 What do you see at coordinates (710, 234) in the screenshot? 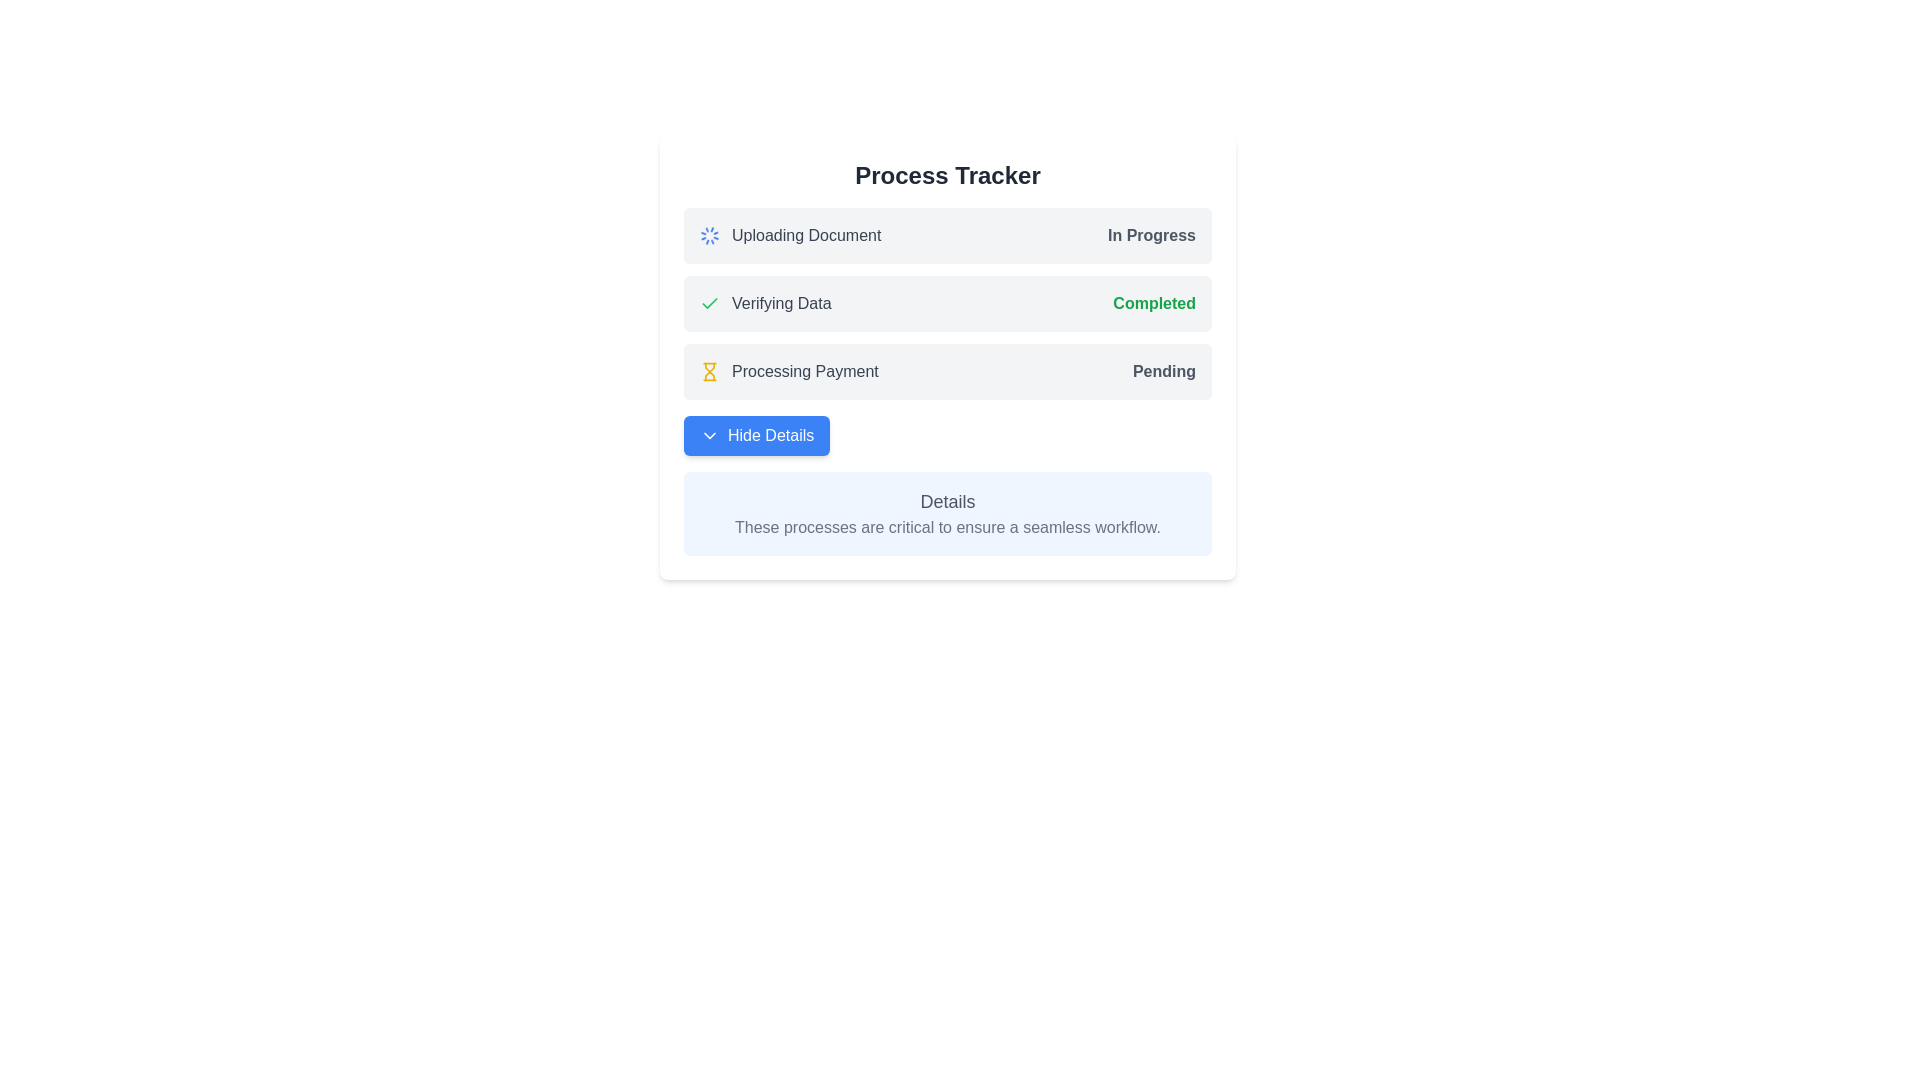
I see `the Circular spinning loader icon indicating that the 'Uploading Document' process is active, located at the leftmost side of the row labeled 'Uploading Document'` at bounding box center [710, 234].